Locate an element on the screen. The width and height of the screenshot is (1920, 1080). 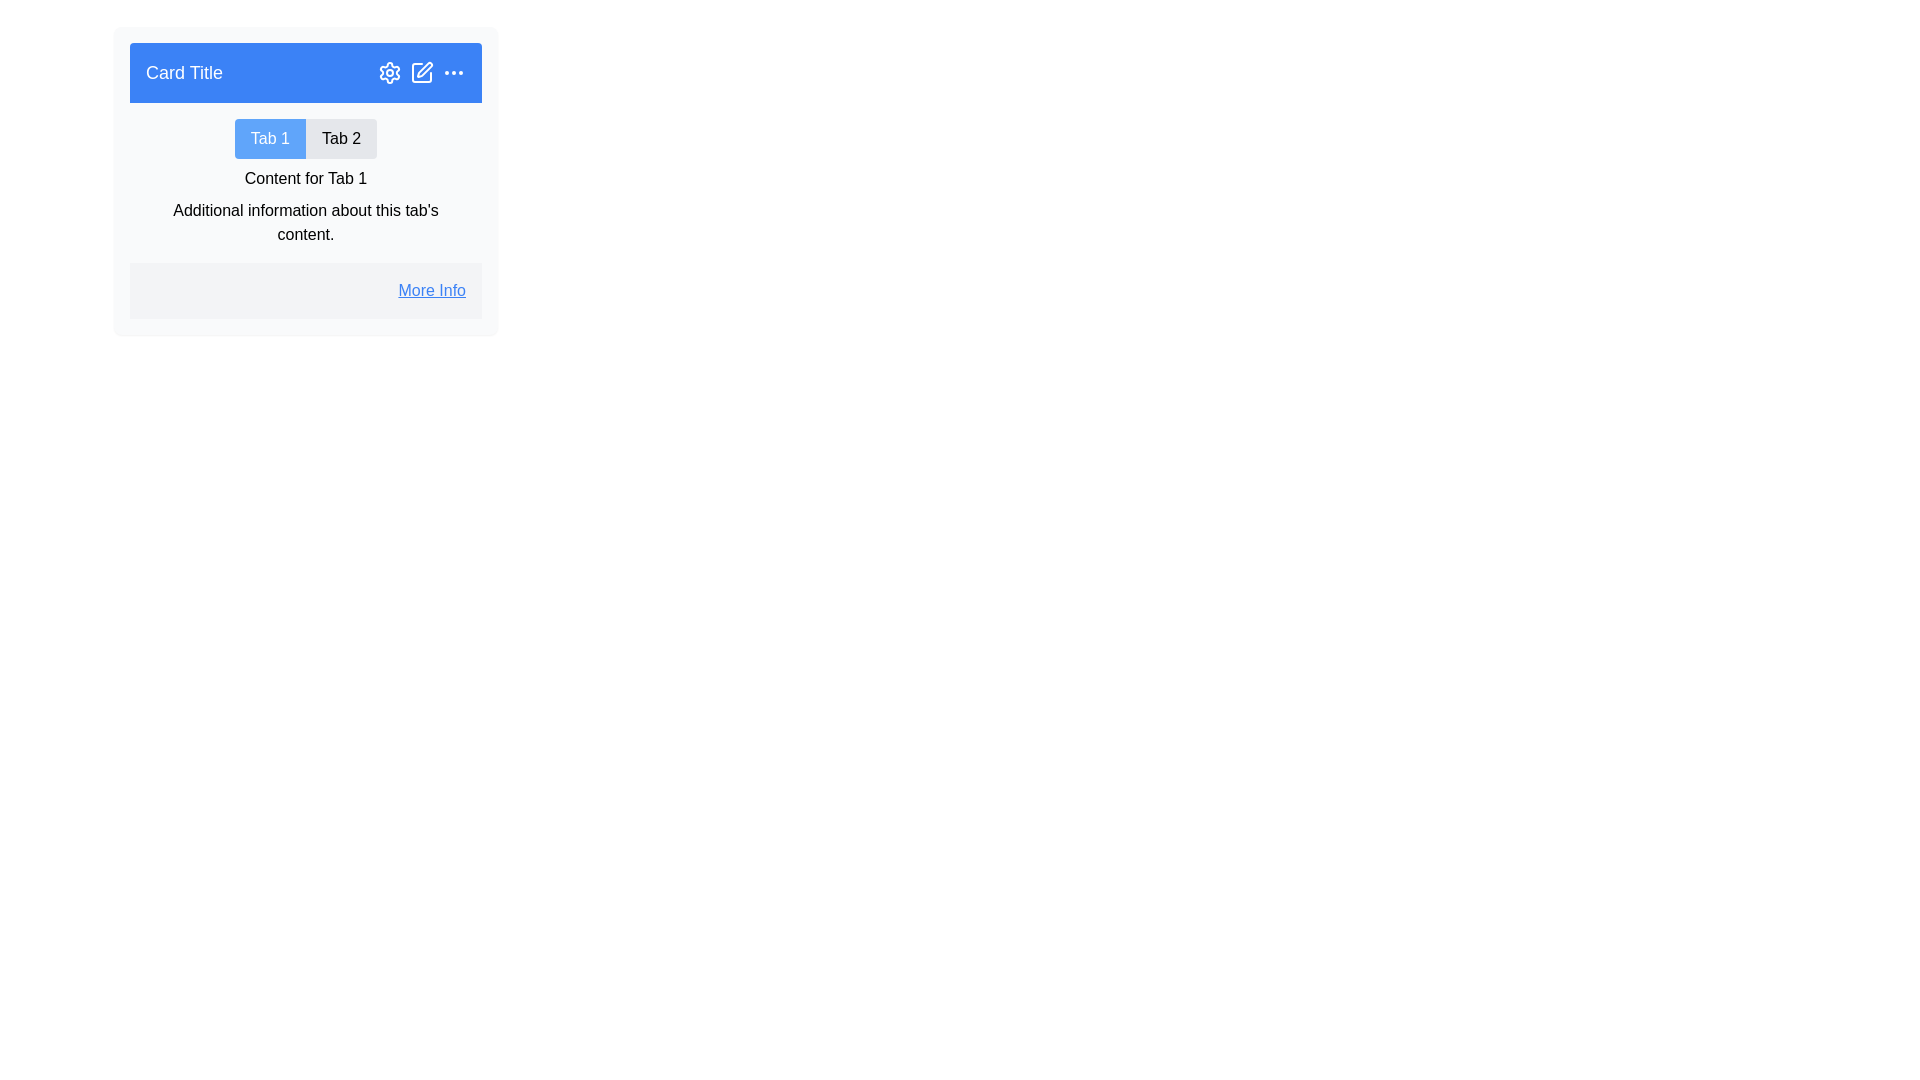
the edit icon button located in the top-right corner of the header area labeled 'Card Title', which is represented by a pen or pencil icon on a blue background is located at coordinates (421, 72).